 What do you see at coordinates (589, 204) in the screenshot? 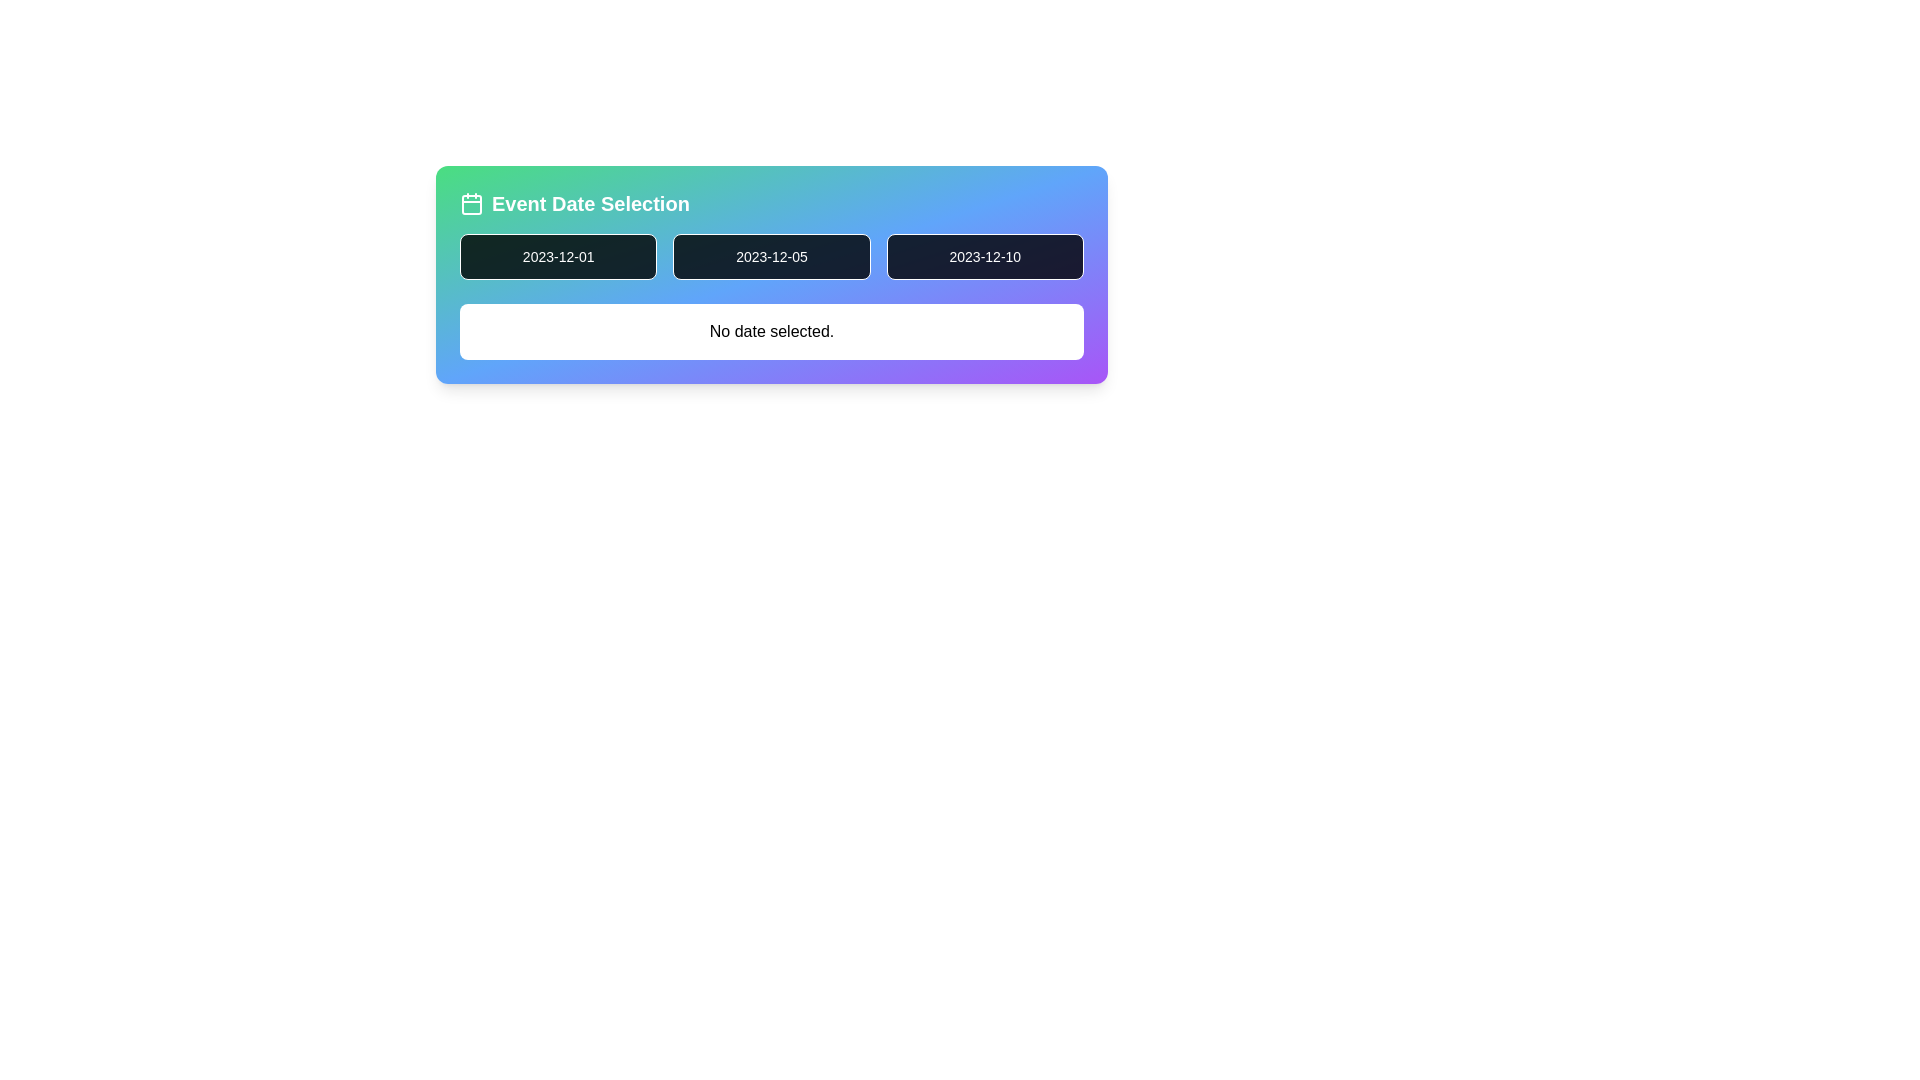
I see `the label indicating the functionality of selecting an event date, which is positioned in the top-left corner of a card-like group beside a calendar icon` at bounding box center [589, 204].